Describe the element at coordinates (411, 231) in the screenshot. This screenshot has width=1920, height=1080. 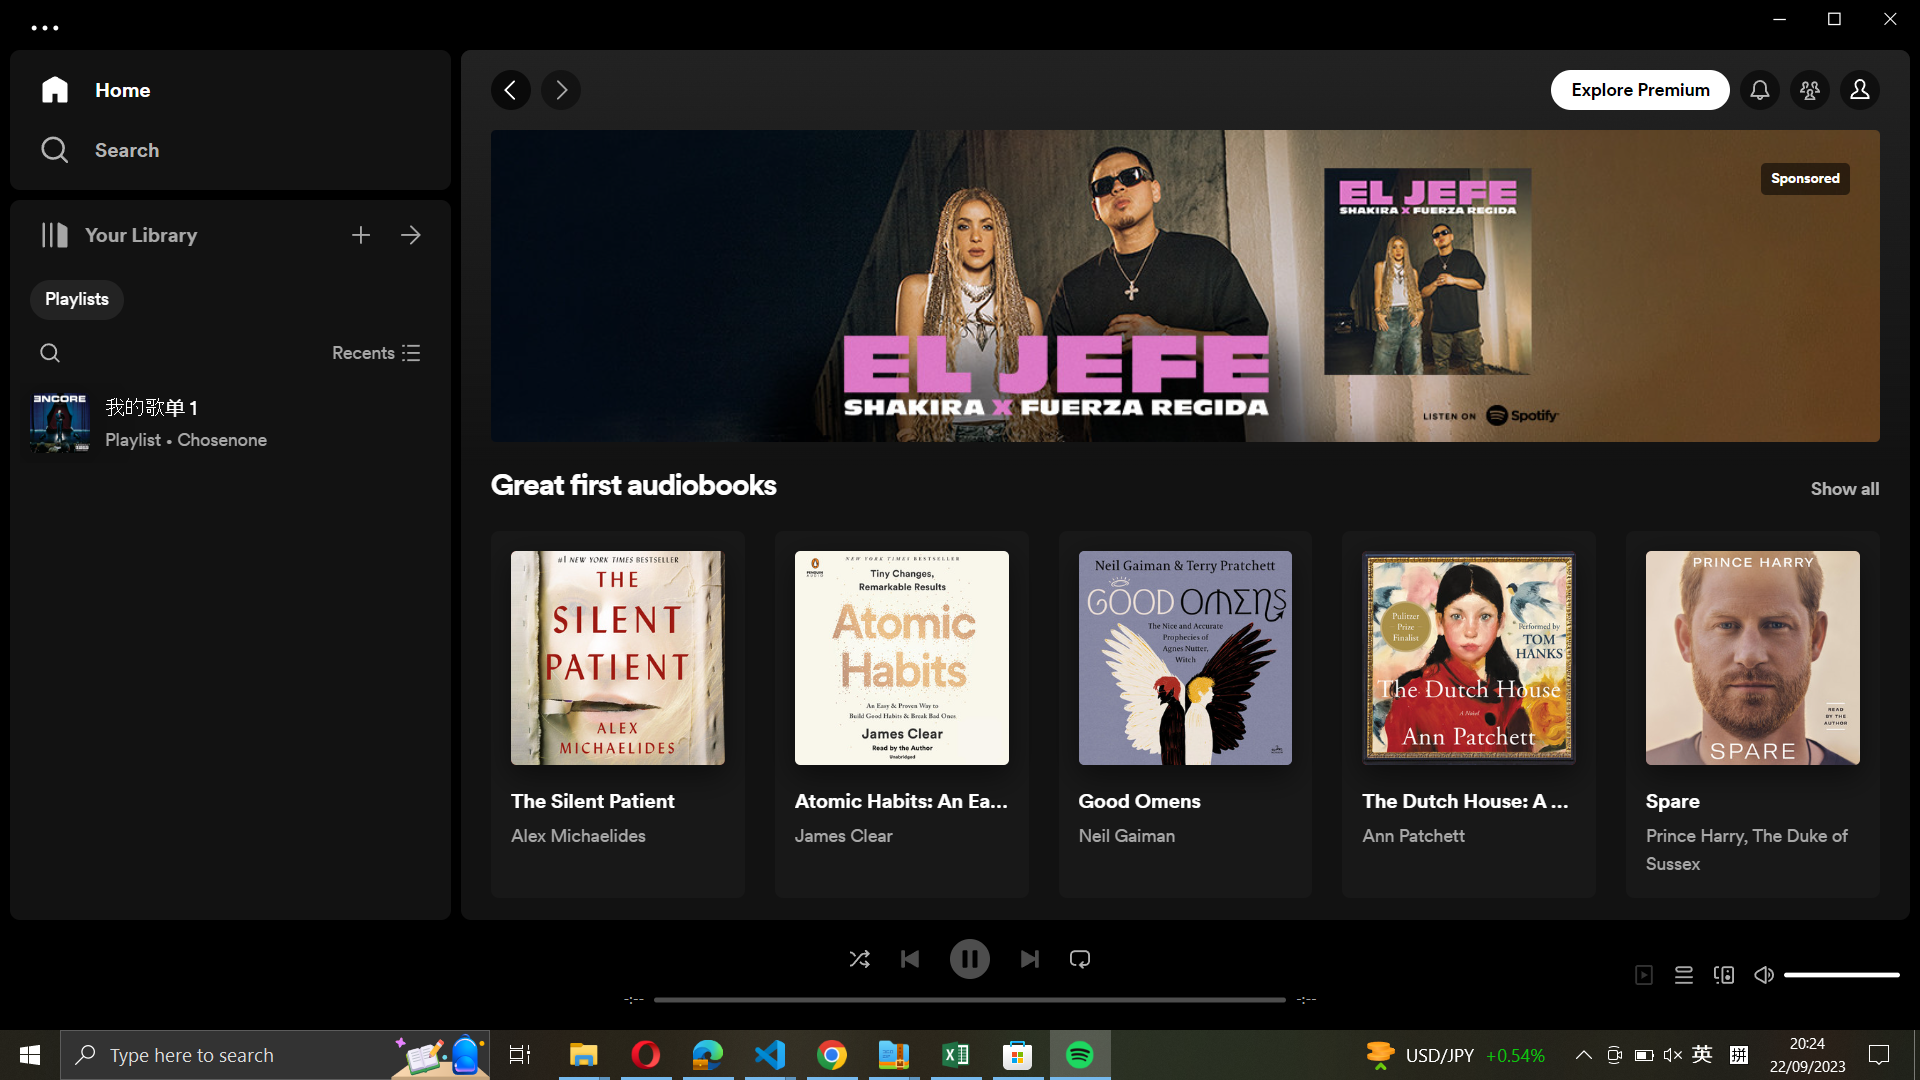
I see `my bookshelf` at that location.